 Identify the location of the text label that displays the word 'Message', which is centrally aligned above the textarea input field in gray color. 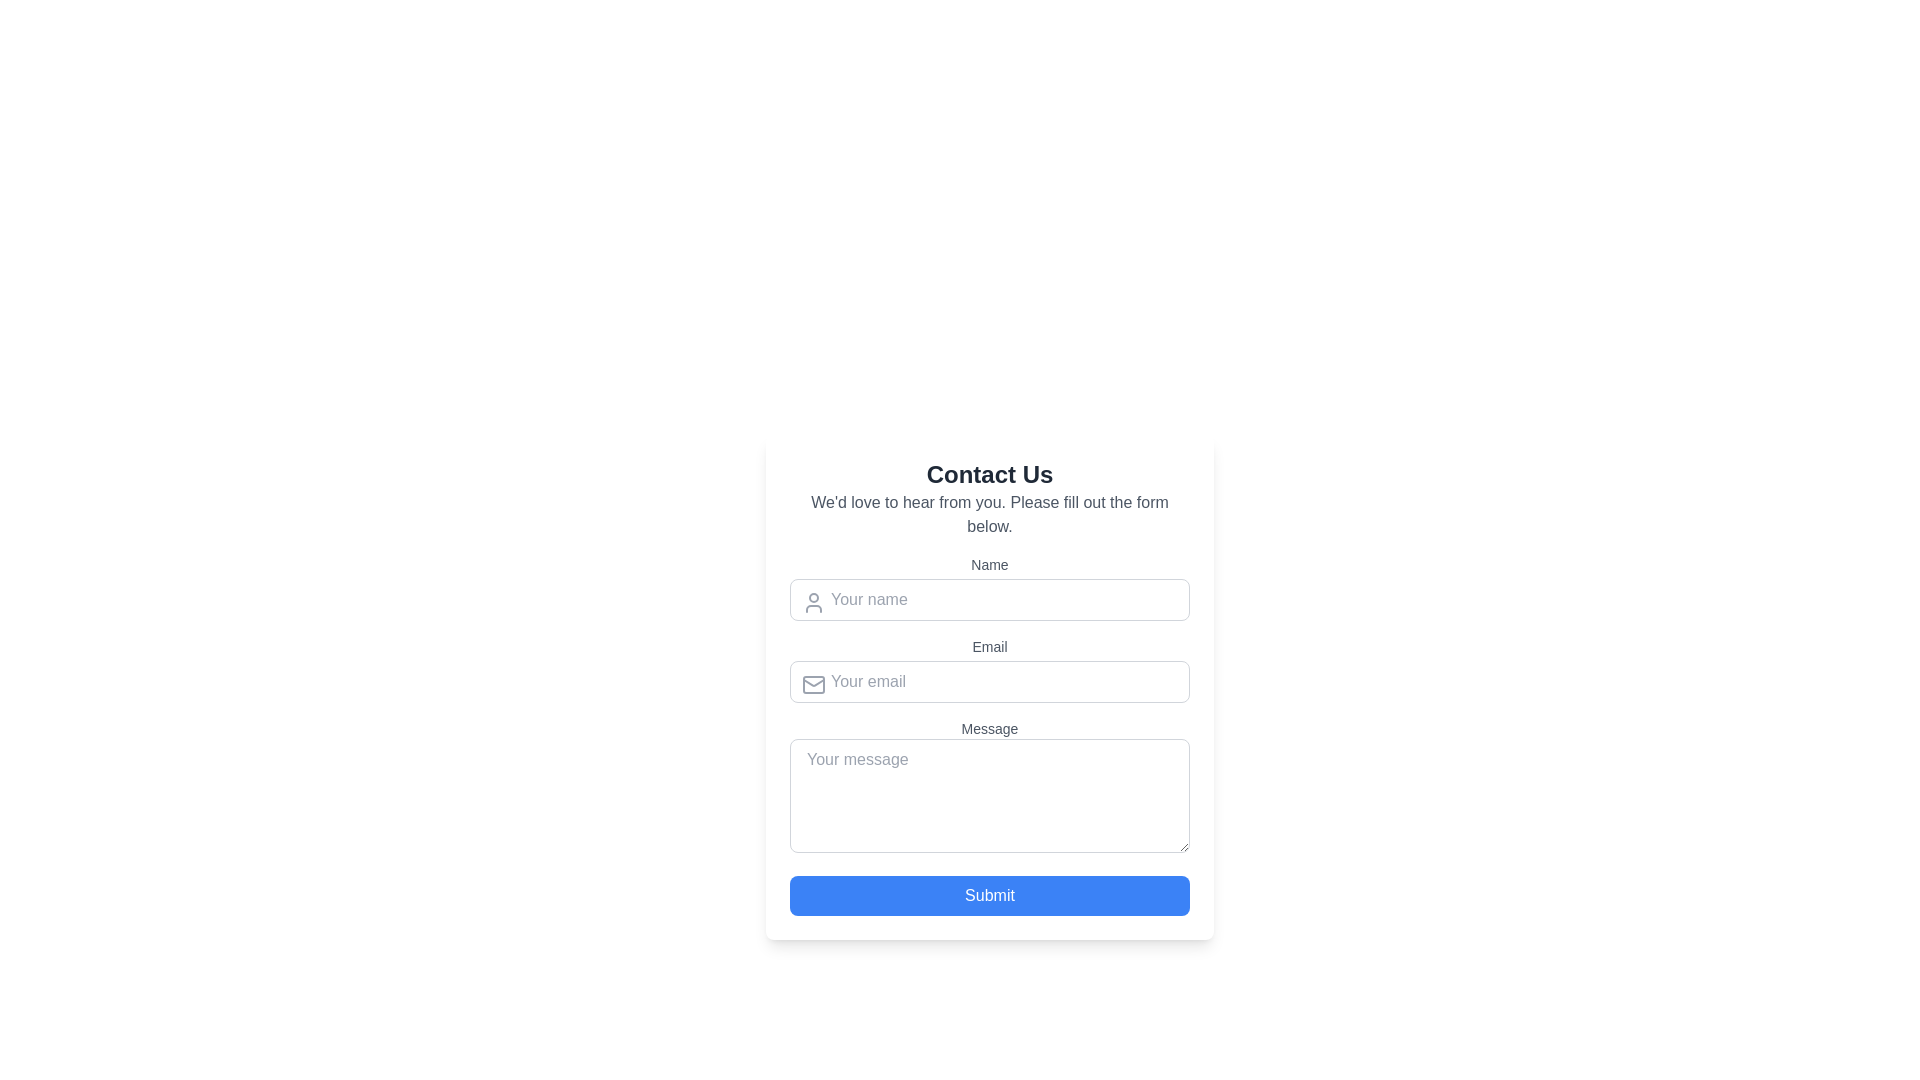
(989, 729).